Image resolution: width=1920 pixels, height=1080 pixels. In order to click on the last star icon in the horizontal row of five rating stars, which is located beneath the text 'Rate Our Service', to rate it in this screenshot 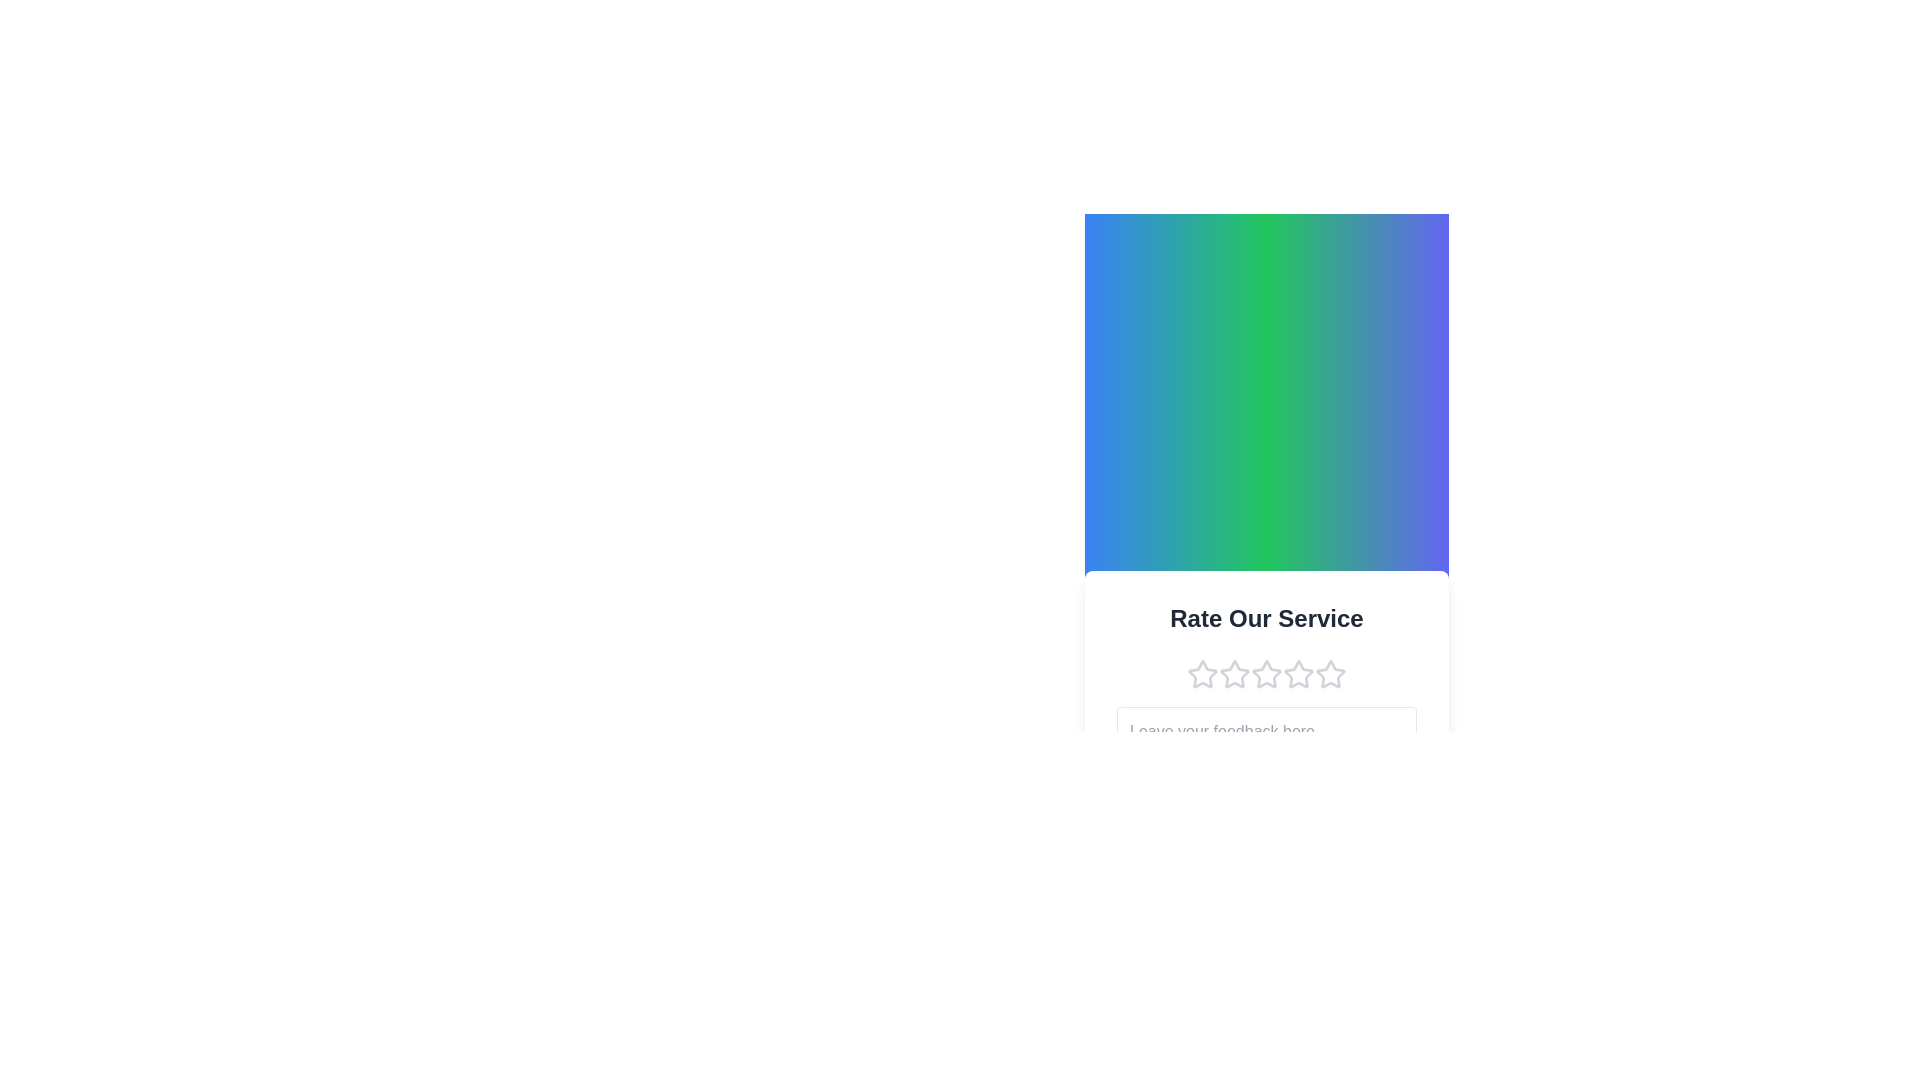, I will do `click(1330, 674)`.